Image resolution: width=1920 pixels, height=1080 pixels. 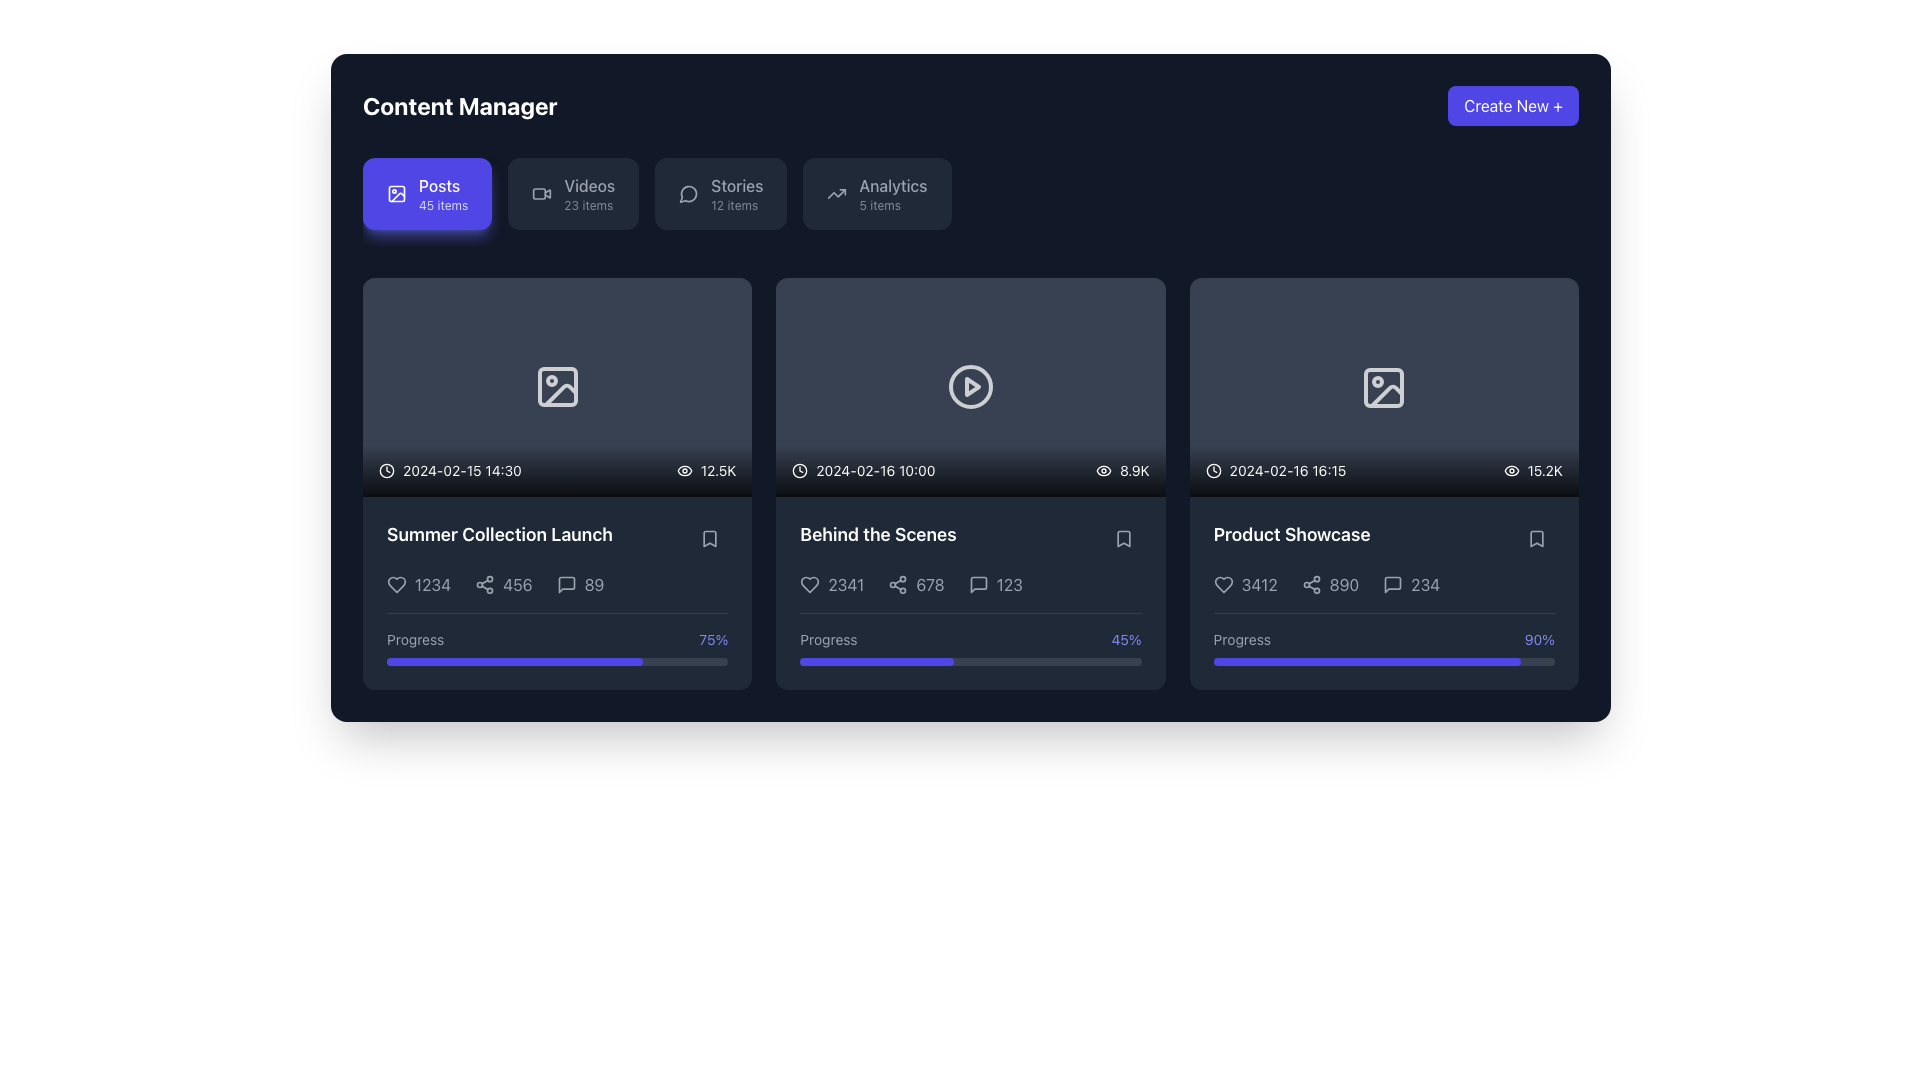 What do you see at coordinates (1212, 470) in the screenshot?
I see `the small circular clock icon located in the 'Product Showcase' card within the timestamp cluster '2024-02-16 16:15'` at bounding box center [1212, 470].